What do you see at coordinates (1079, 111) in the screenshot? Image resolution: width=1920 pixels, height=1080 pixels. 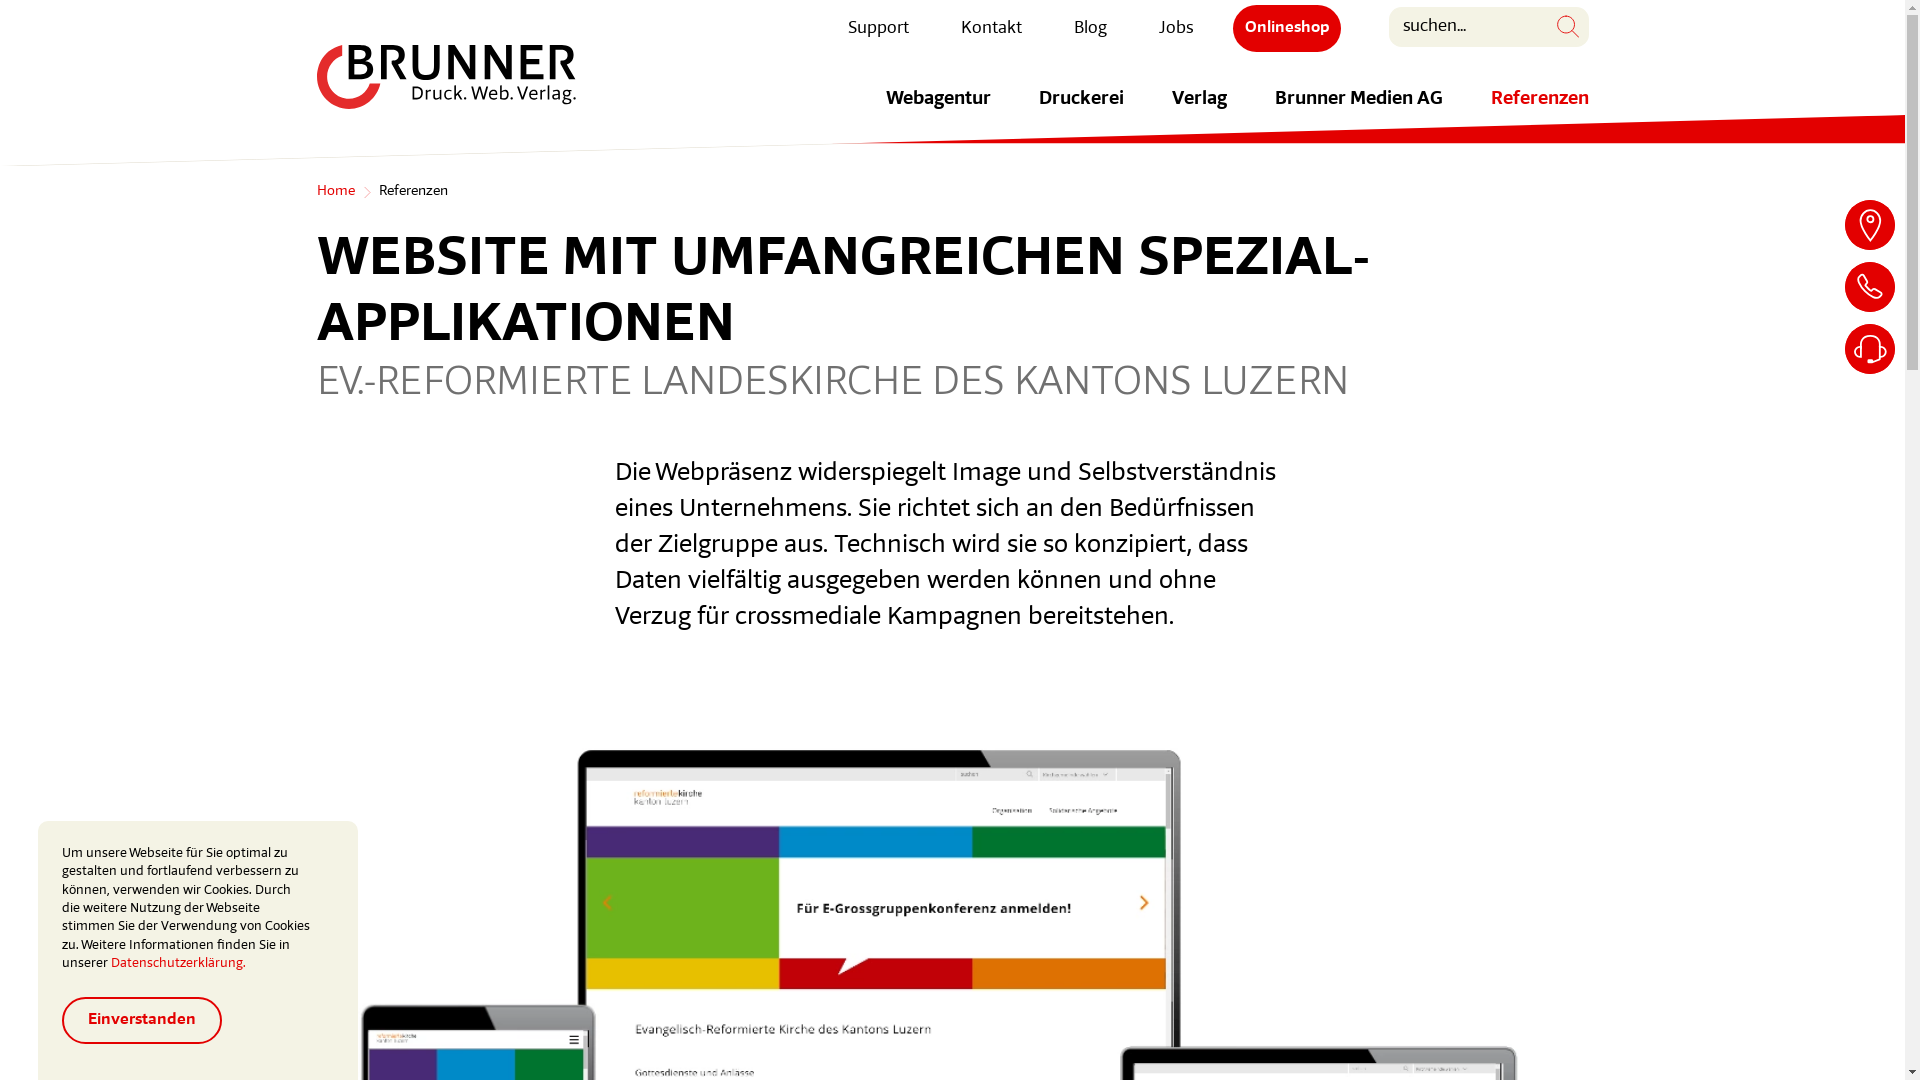 I see `'Druckerei'` at bounding box center [1079, 111].